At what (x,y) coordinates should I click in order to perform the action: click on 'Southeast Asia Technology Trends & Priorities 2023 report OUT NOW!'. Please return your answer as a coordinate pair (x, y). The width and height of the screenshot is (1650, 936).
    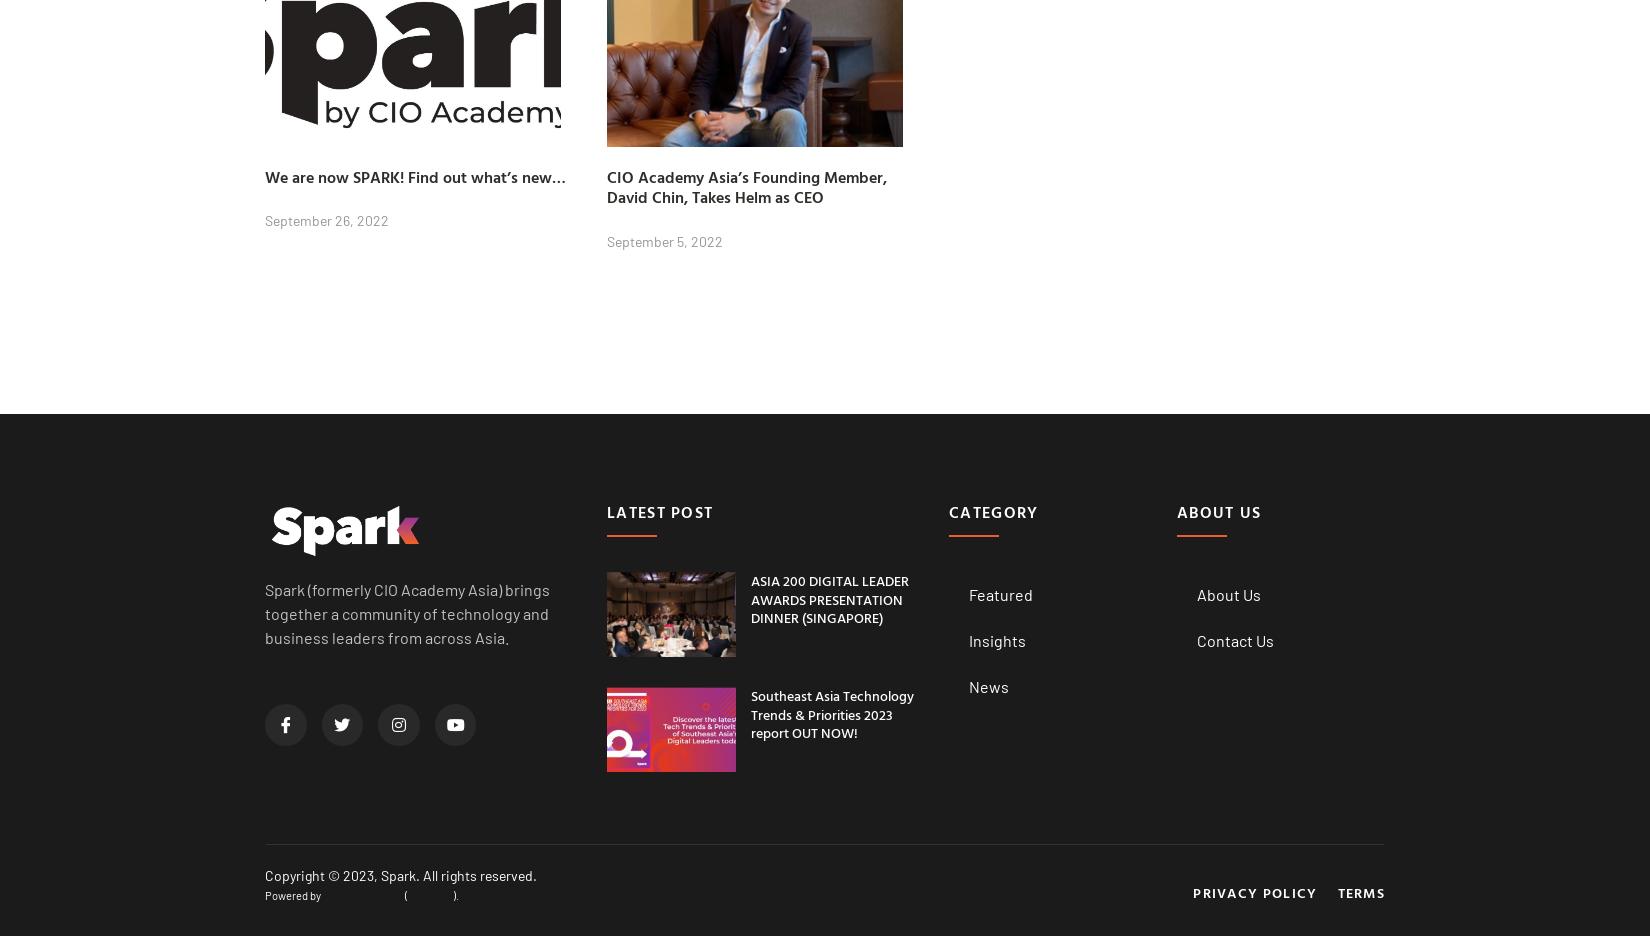
    Looking at the image, I should click on (748, 712).